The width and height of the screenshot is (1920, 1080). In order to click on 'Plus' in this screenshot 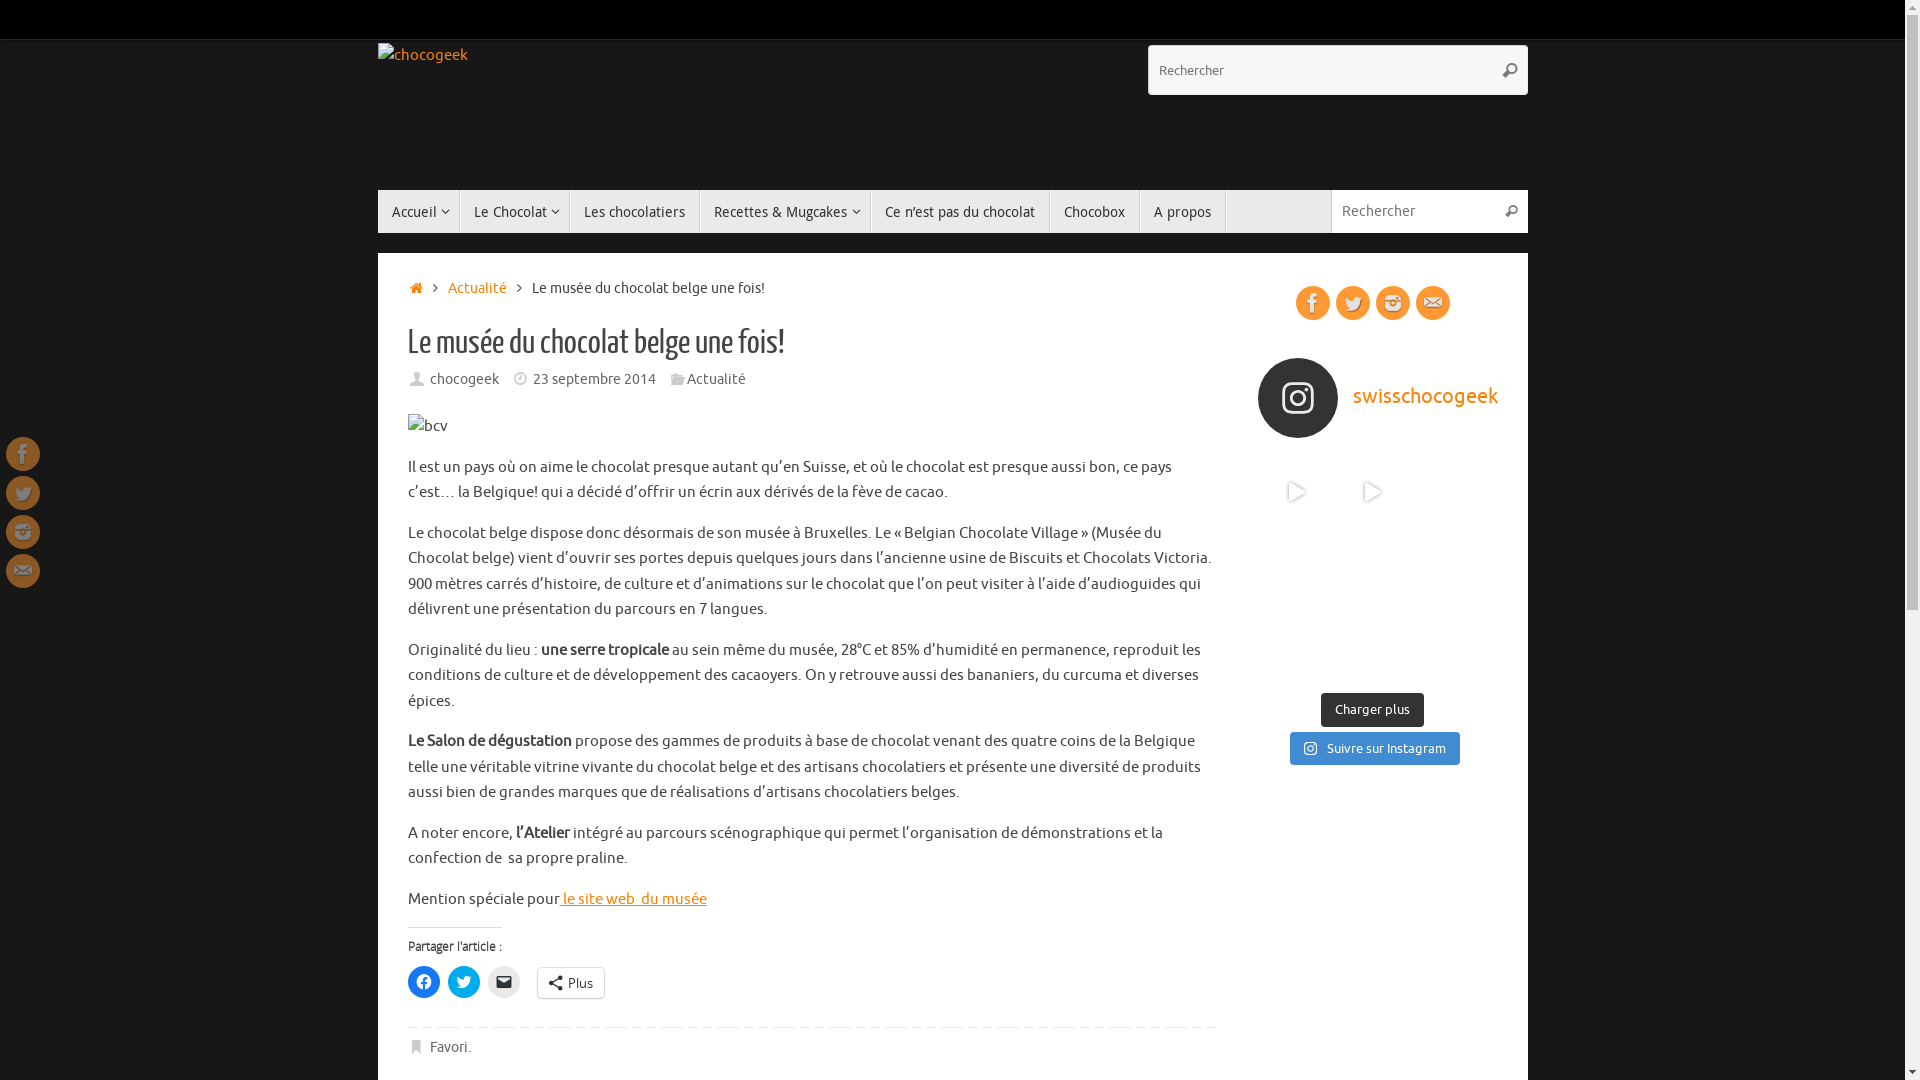, I will do `click(570, 982)`.